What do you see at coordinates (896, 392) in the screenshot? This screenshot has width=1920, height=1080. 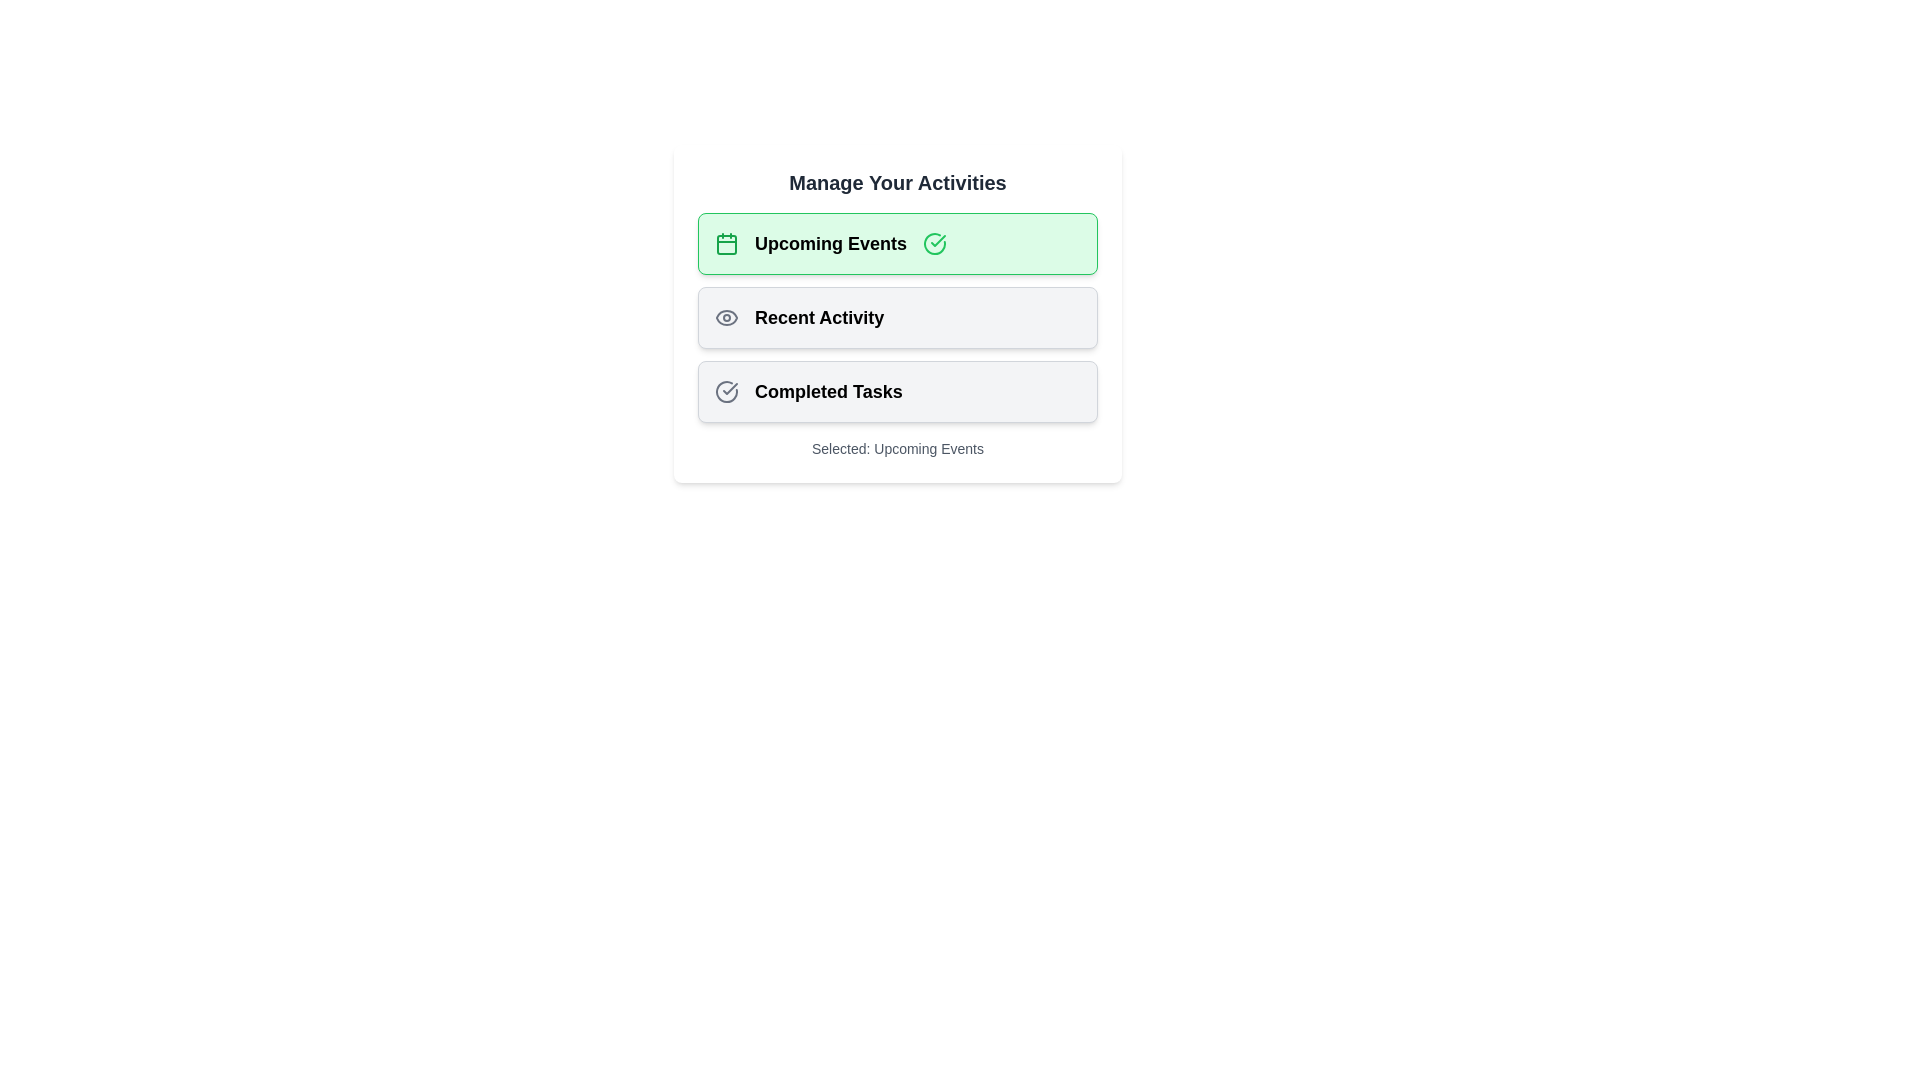 I see `the chip labeled Completed Tasks to observe the hover effect` at bounding box center [896, 392].